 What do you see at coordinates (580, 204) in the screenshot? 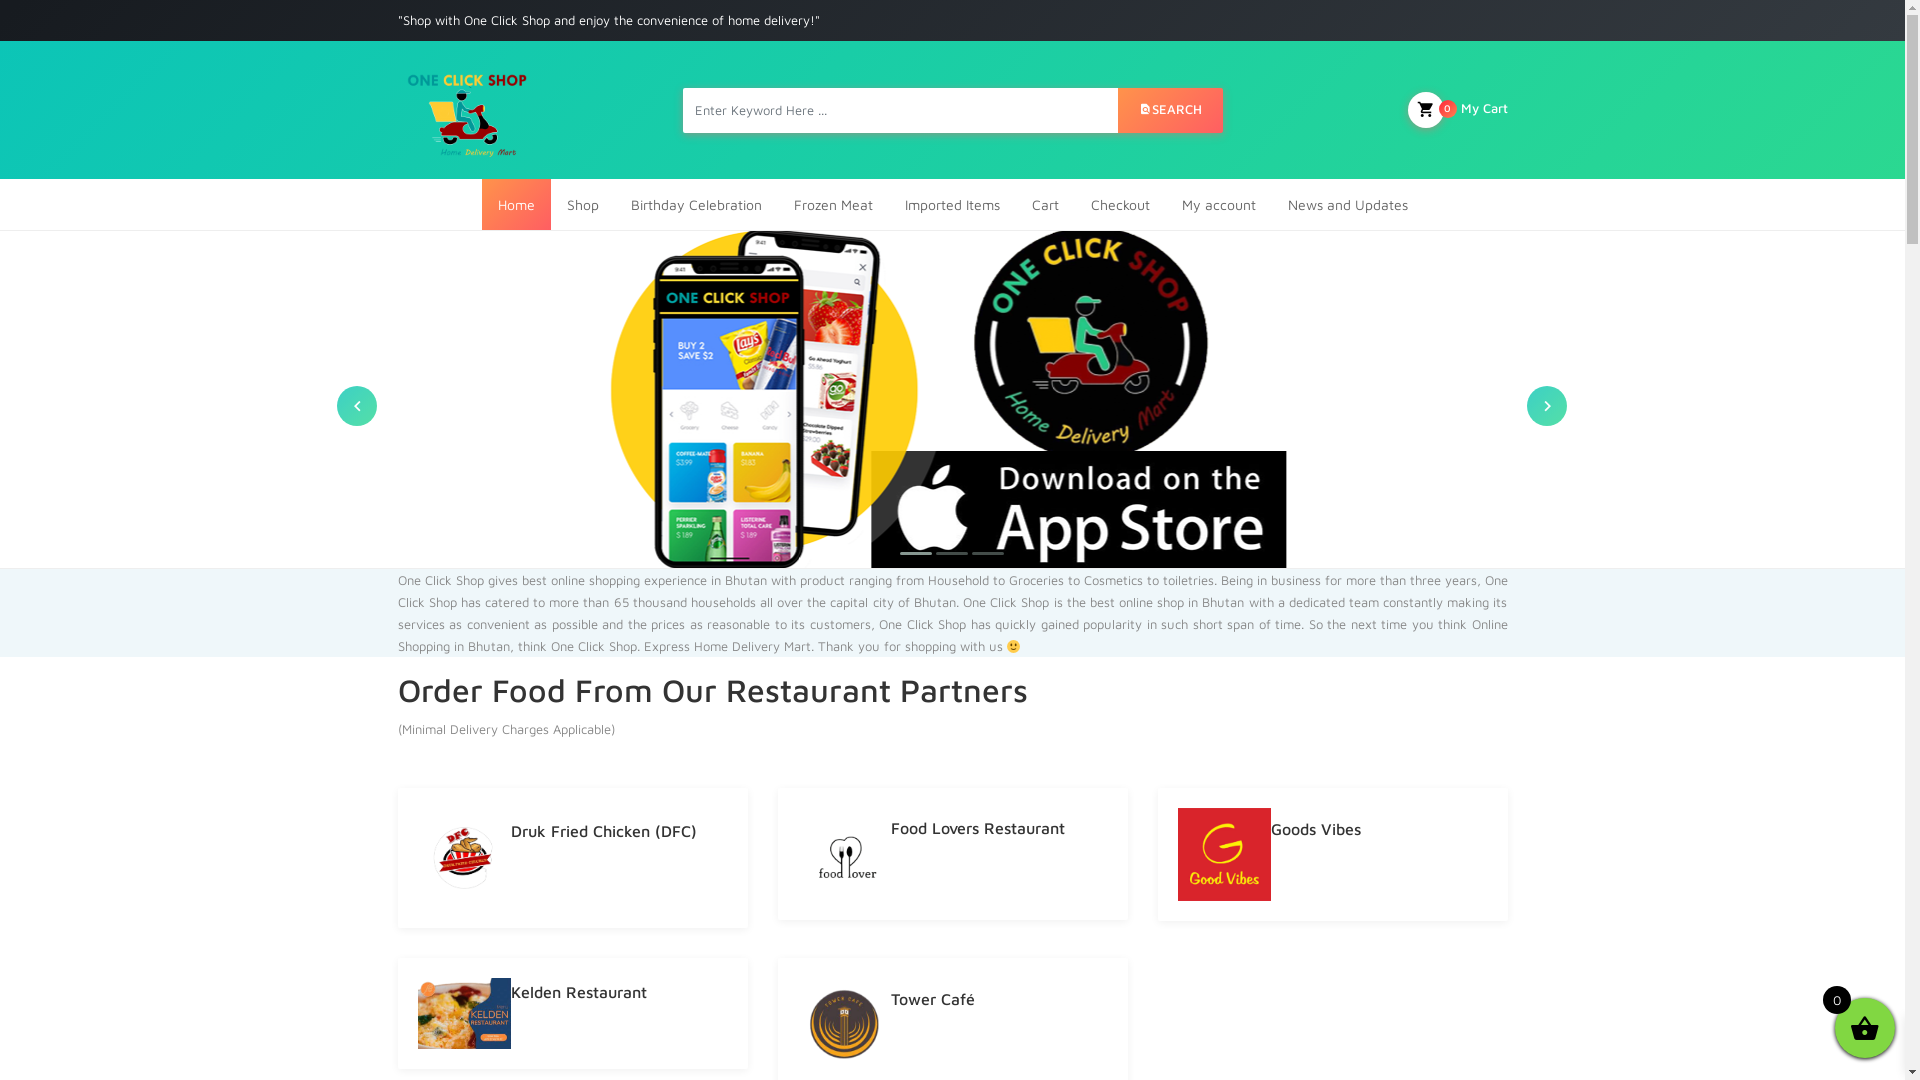
I see `'Shop'` at bounding box center [580, 204].